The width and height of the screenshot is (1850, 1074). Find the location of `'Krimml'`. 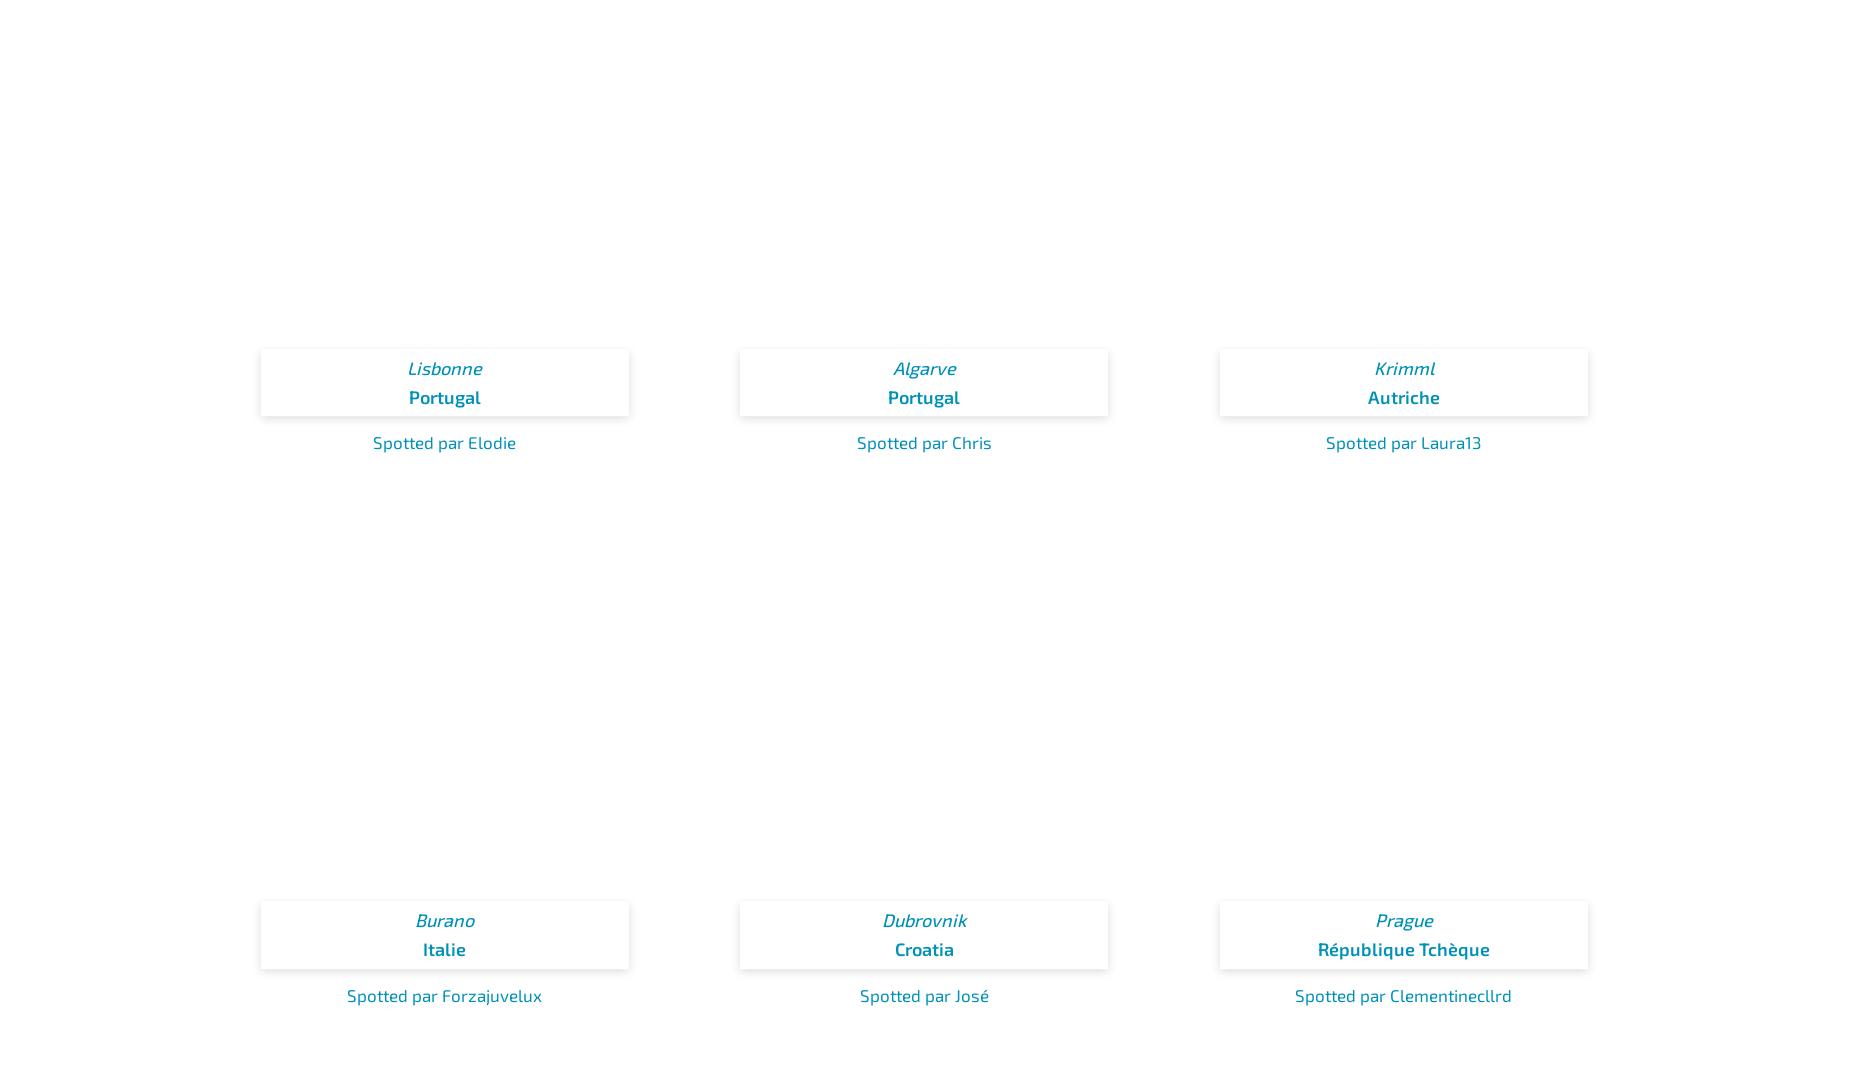

'Krimml' is located at coordinates (1372, 365).